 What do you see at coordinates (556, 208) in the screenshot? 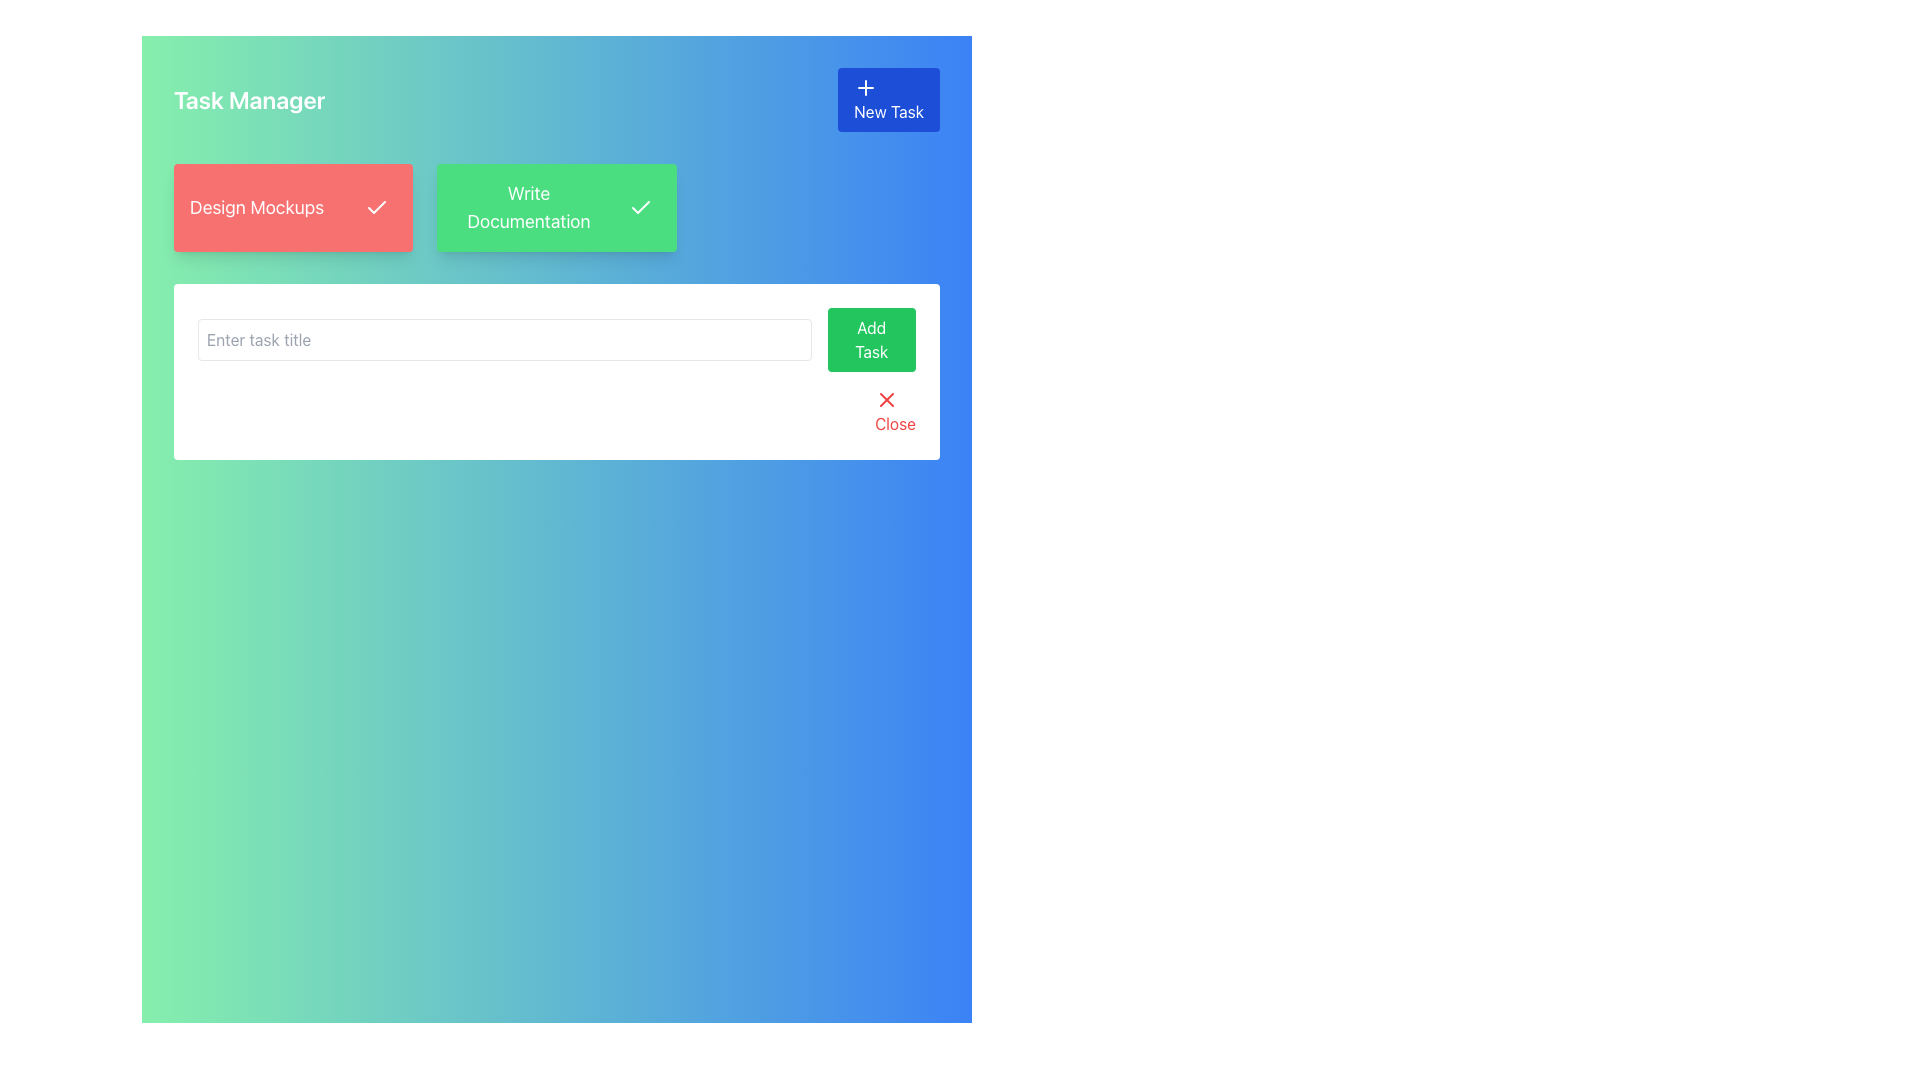
I see `the task card displaying 'Write Documentation' with a green background and a checkmark icon, which is the second element in the horizontal task list` at bounding box center [556, 208].